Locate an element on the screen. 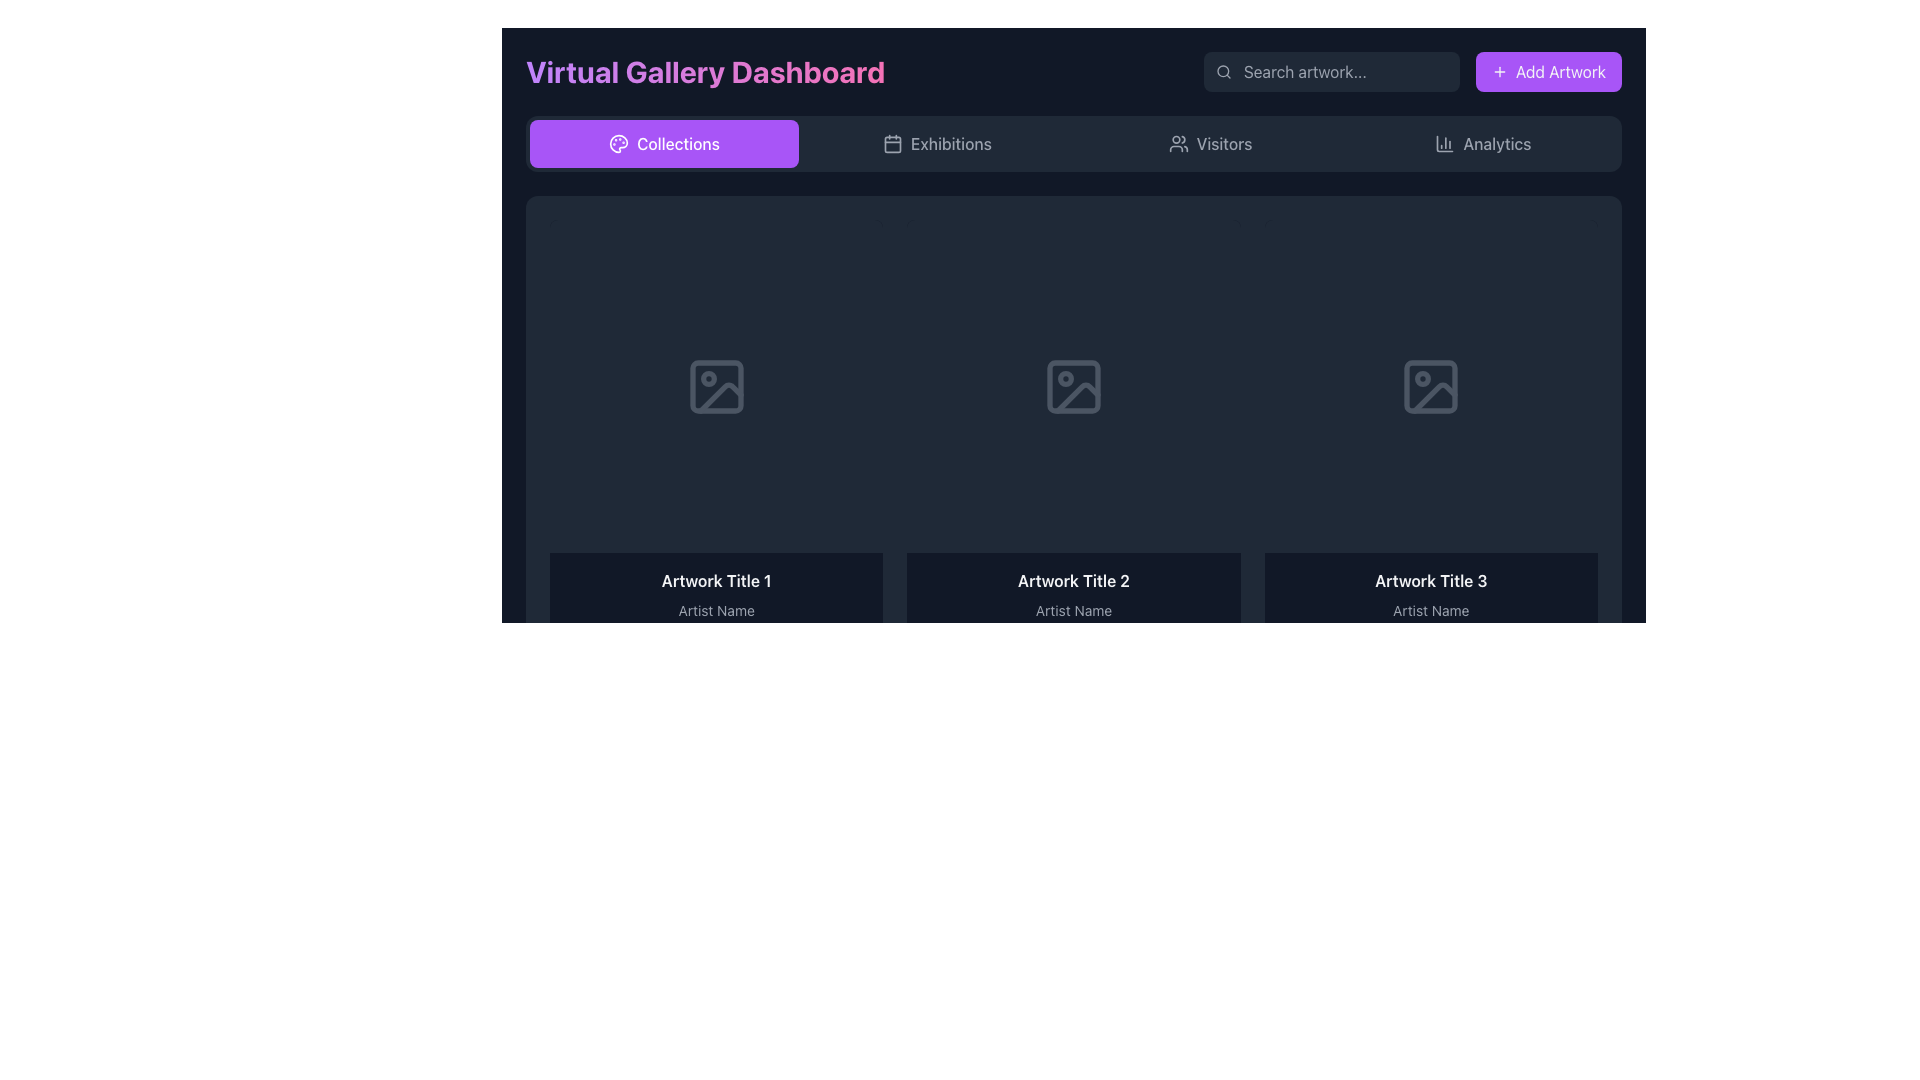 The image size is (1920, 1080). the button used to add new artwork entries to the gallery, located at the top-right corner of the interface is located at coordinates (1547, 71).